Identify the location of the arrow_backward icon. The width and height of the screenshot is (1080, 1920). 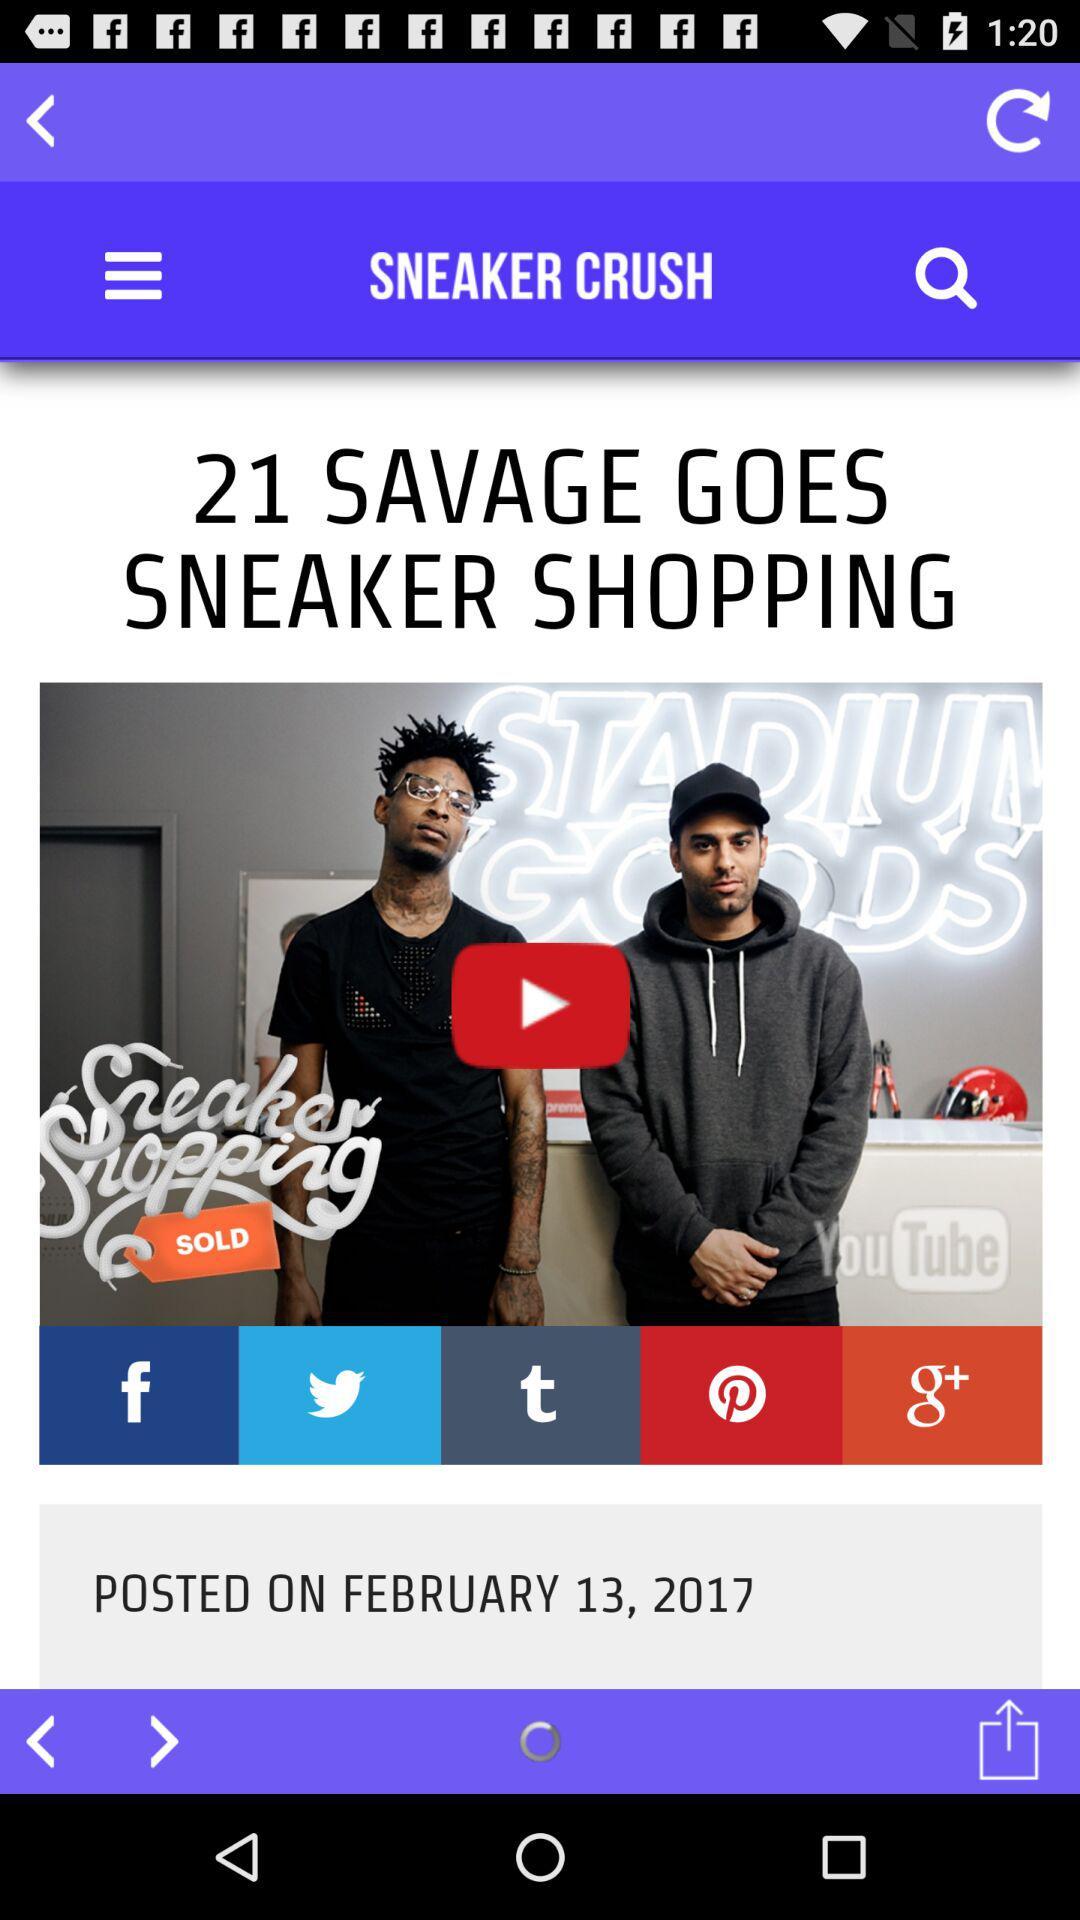
(51, 127).